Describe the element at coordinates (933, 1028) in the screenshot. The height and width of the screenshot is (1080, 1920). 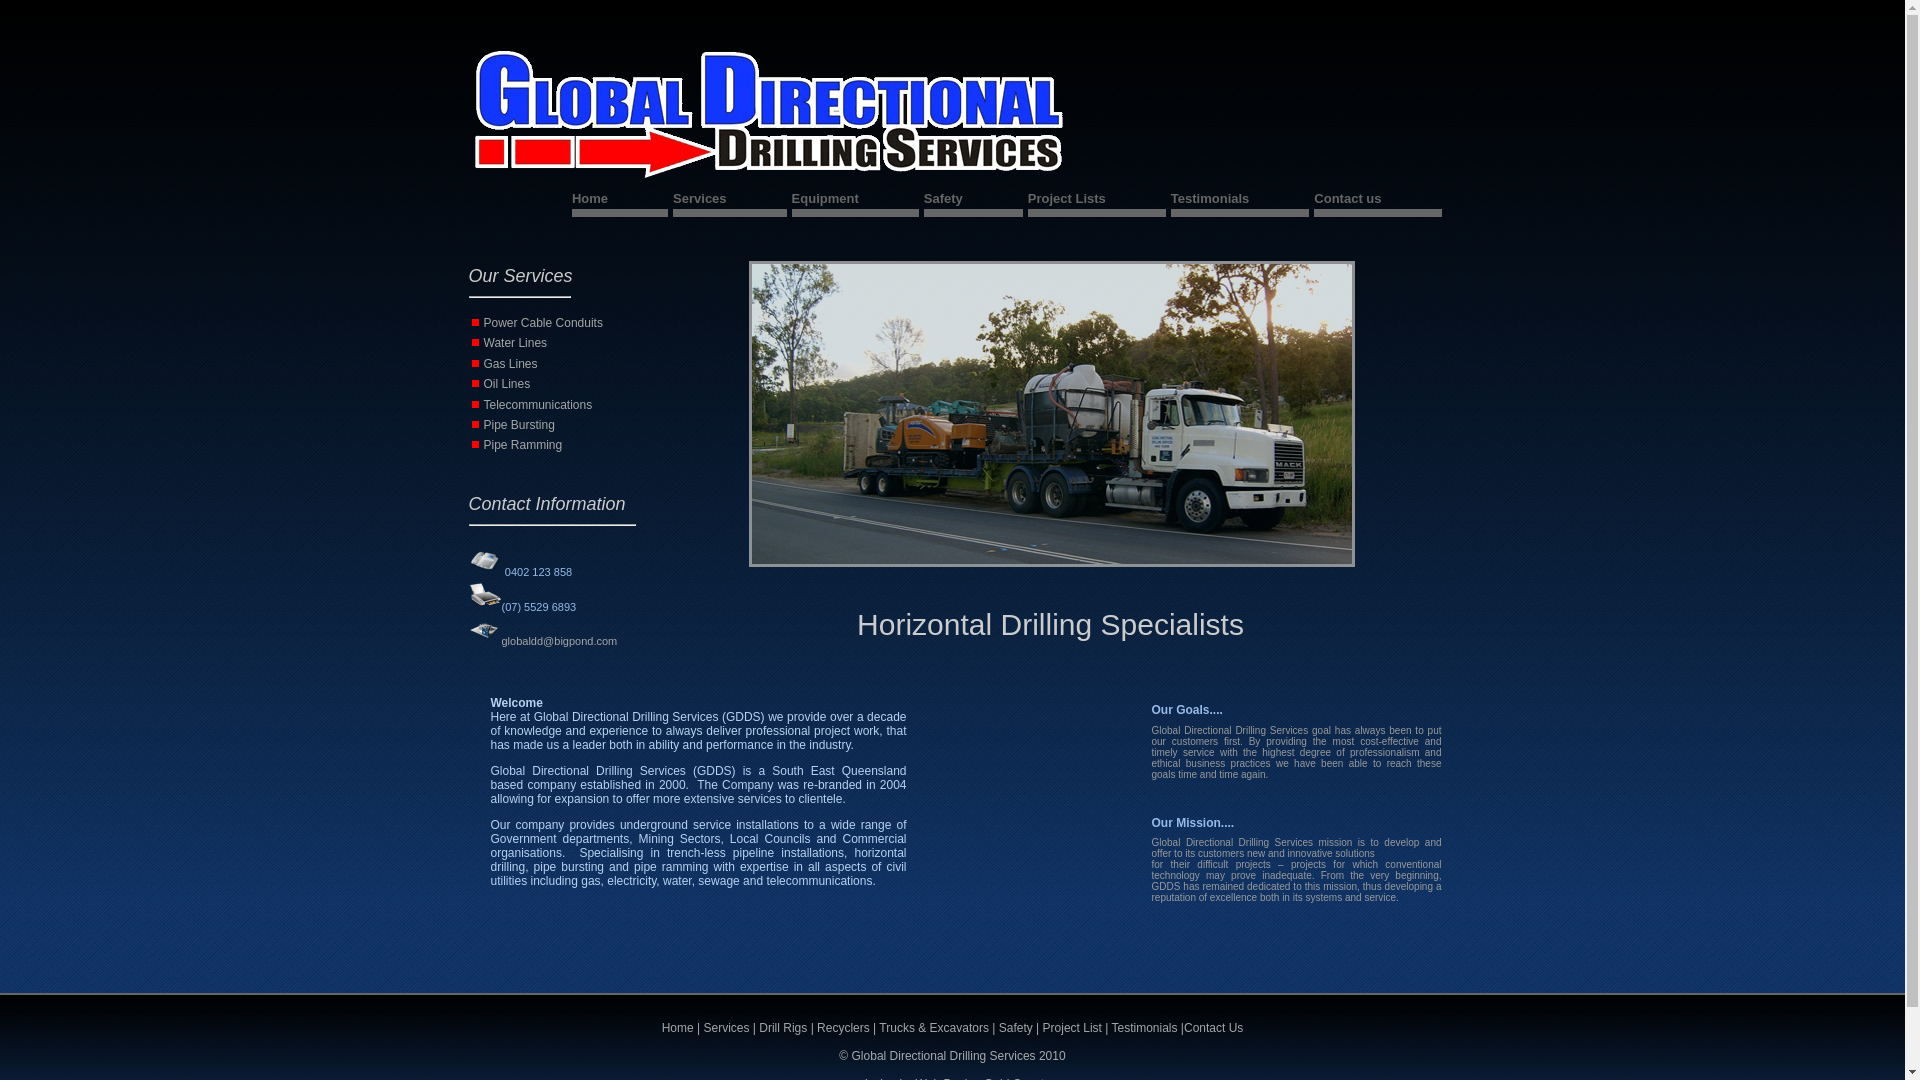
I see `'Trucks & Excavators'` at that location.